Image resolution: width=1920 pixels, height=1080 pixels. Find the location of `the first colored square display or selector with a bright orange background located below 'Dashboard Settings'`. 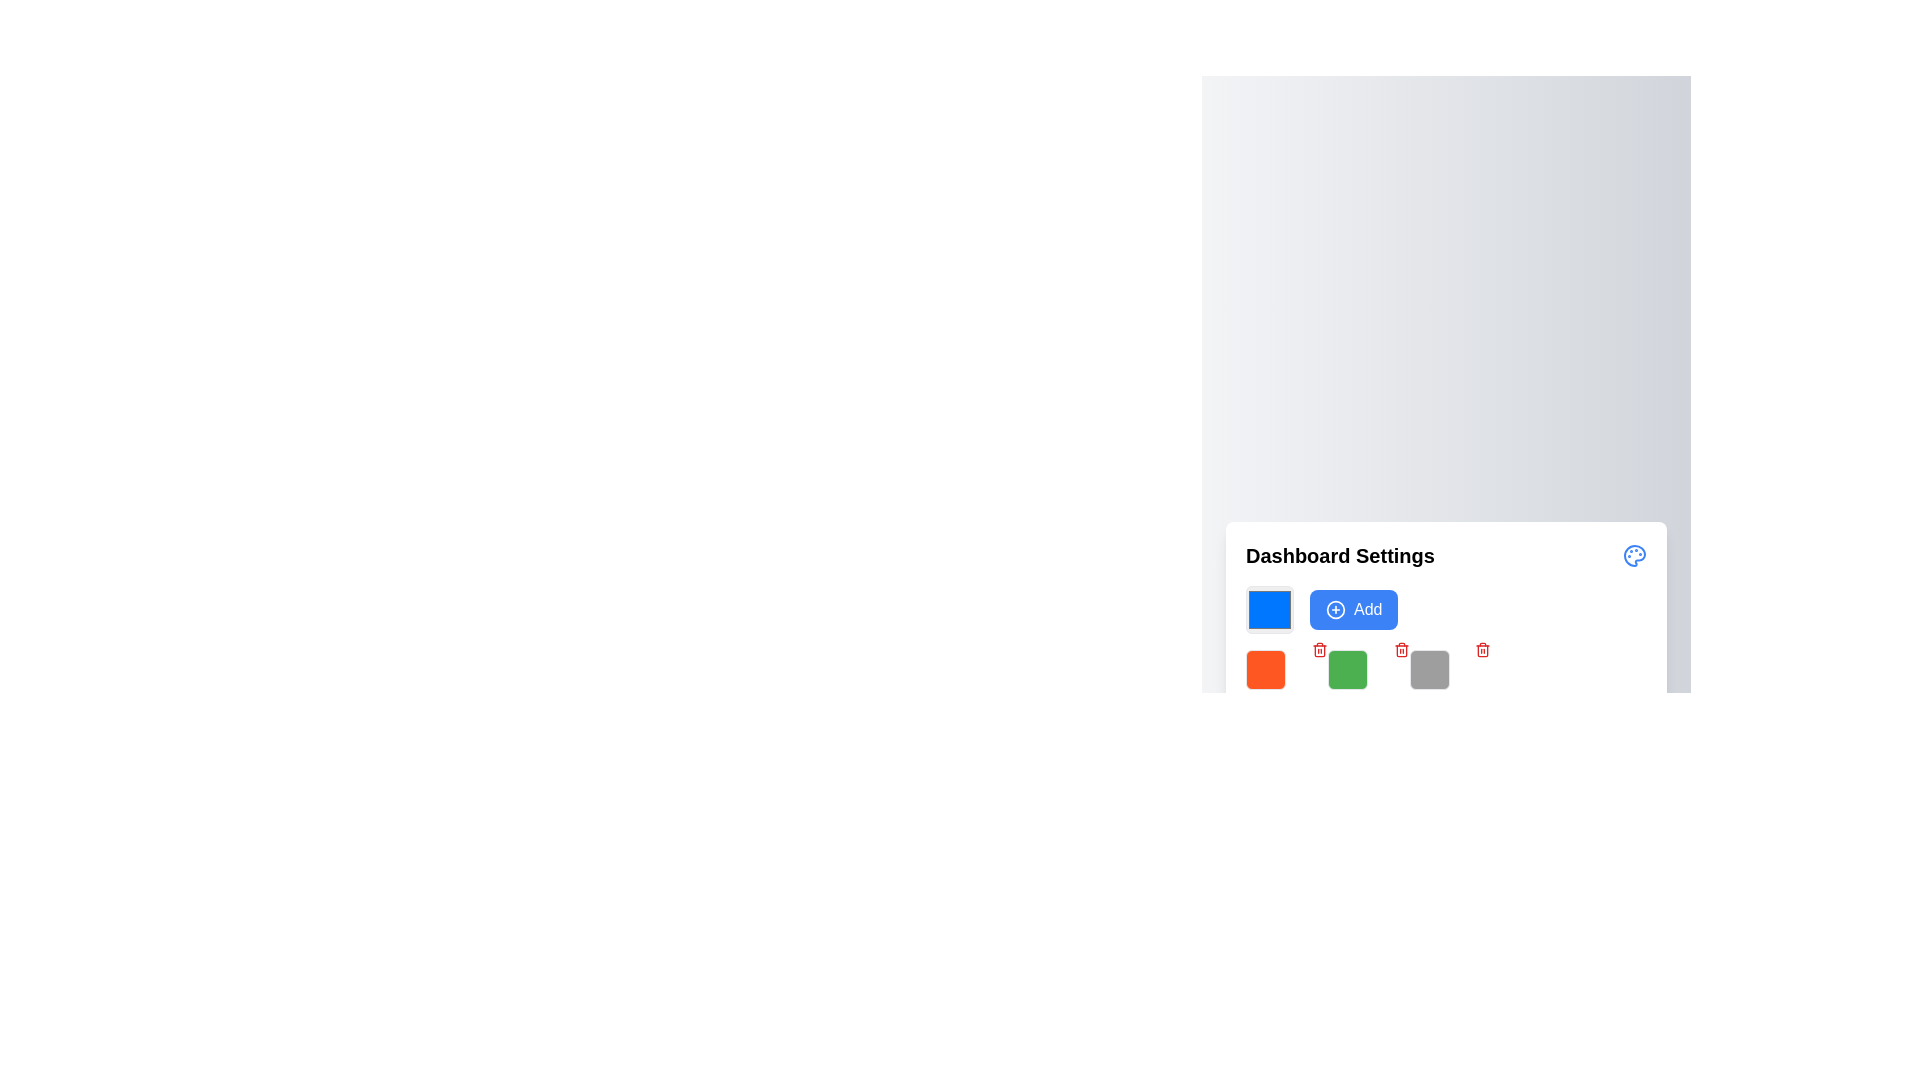

the first colored square display or selector with a bright orange background located below 'Dashboard Settings' is located at coordinates (1265, 670).